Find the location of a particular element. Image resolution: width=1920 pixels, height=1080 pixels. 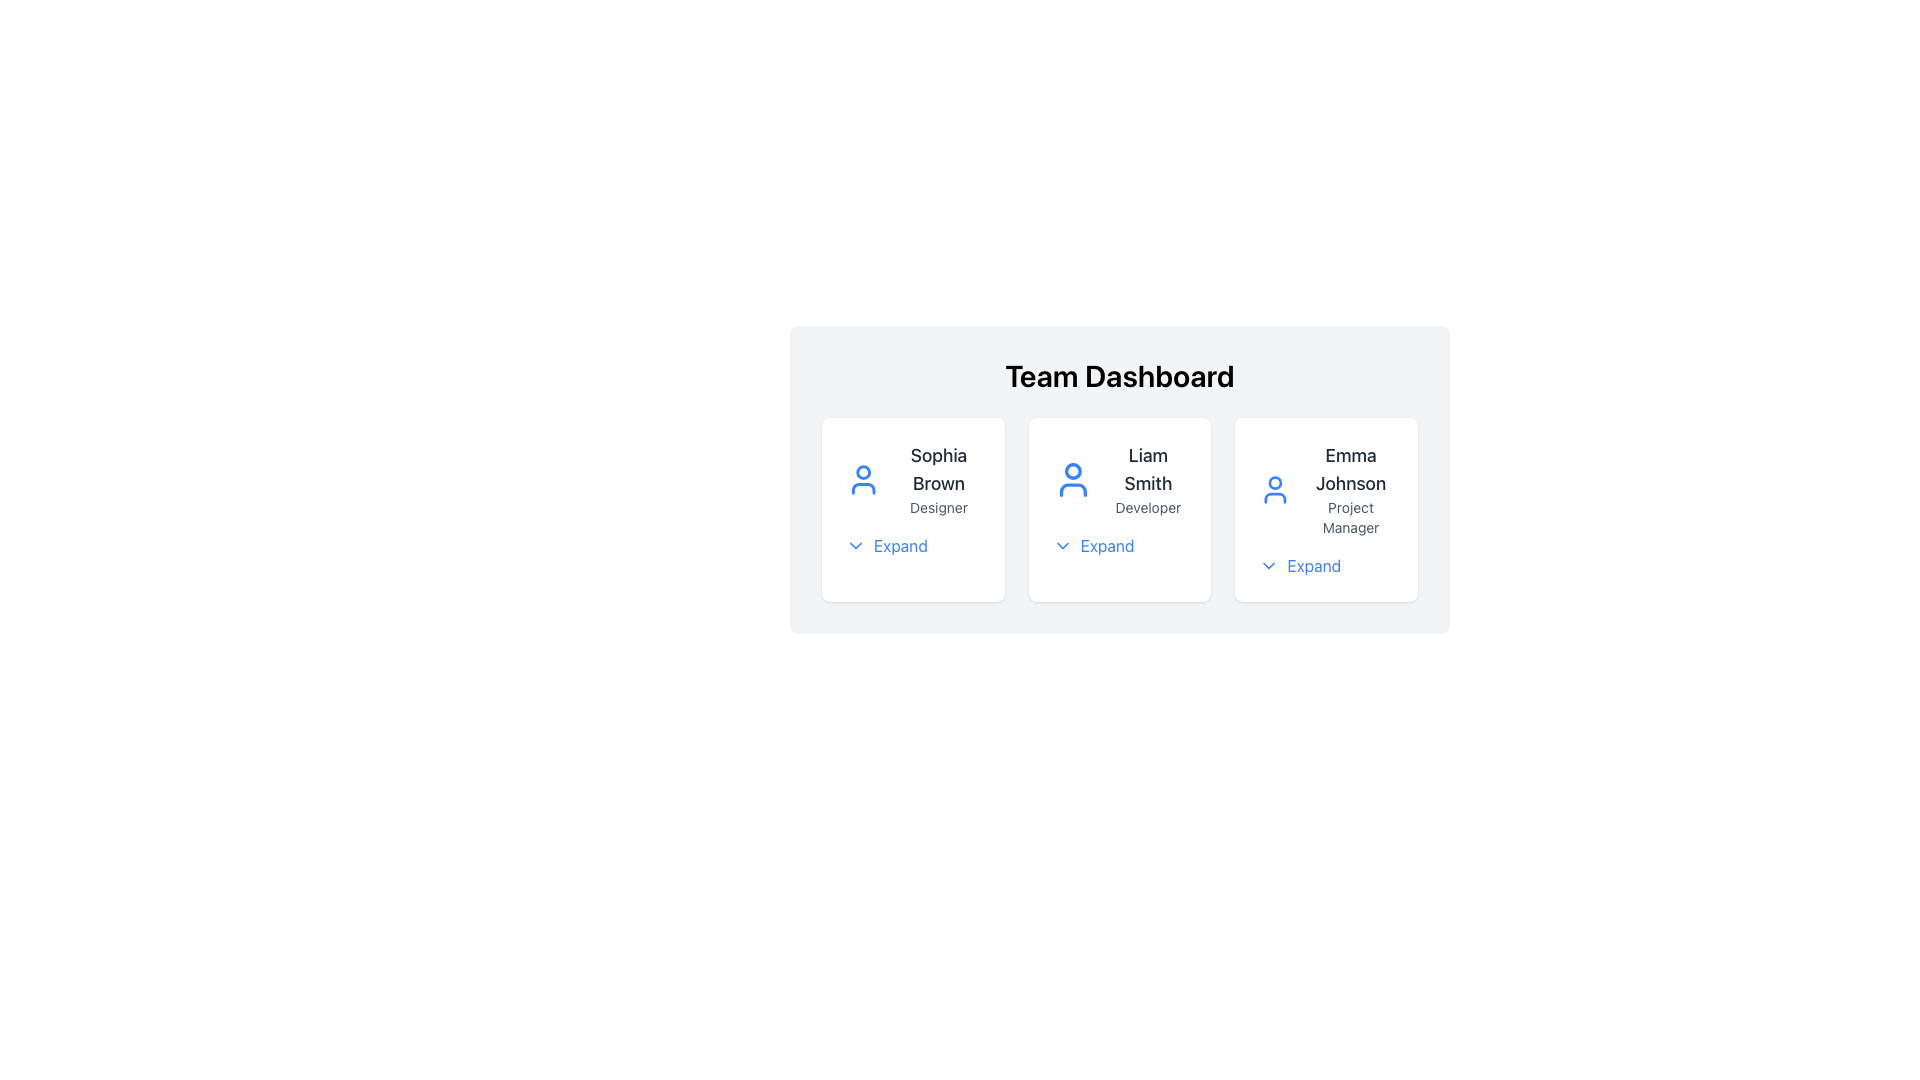

the user icon representing 'Emma Johnson' located in the rightmost card under the 'Team Dashboard' heading is located at coordinates (1274, 489).